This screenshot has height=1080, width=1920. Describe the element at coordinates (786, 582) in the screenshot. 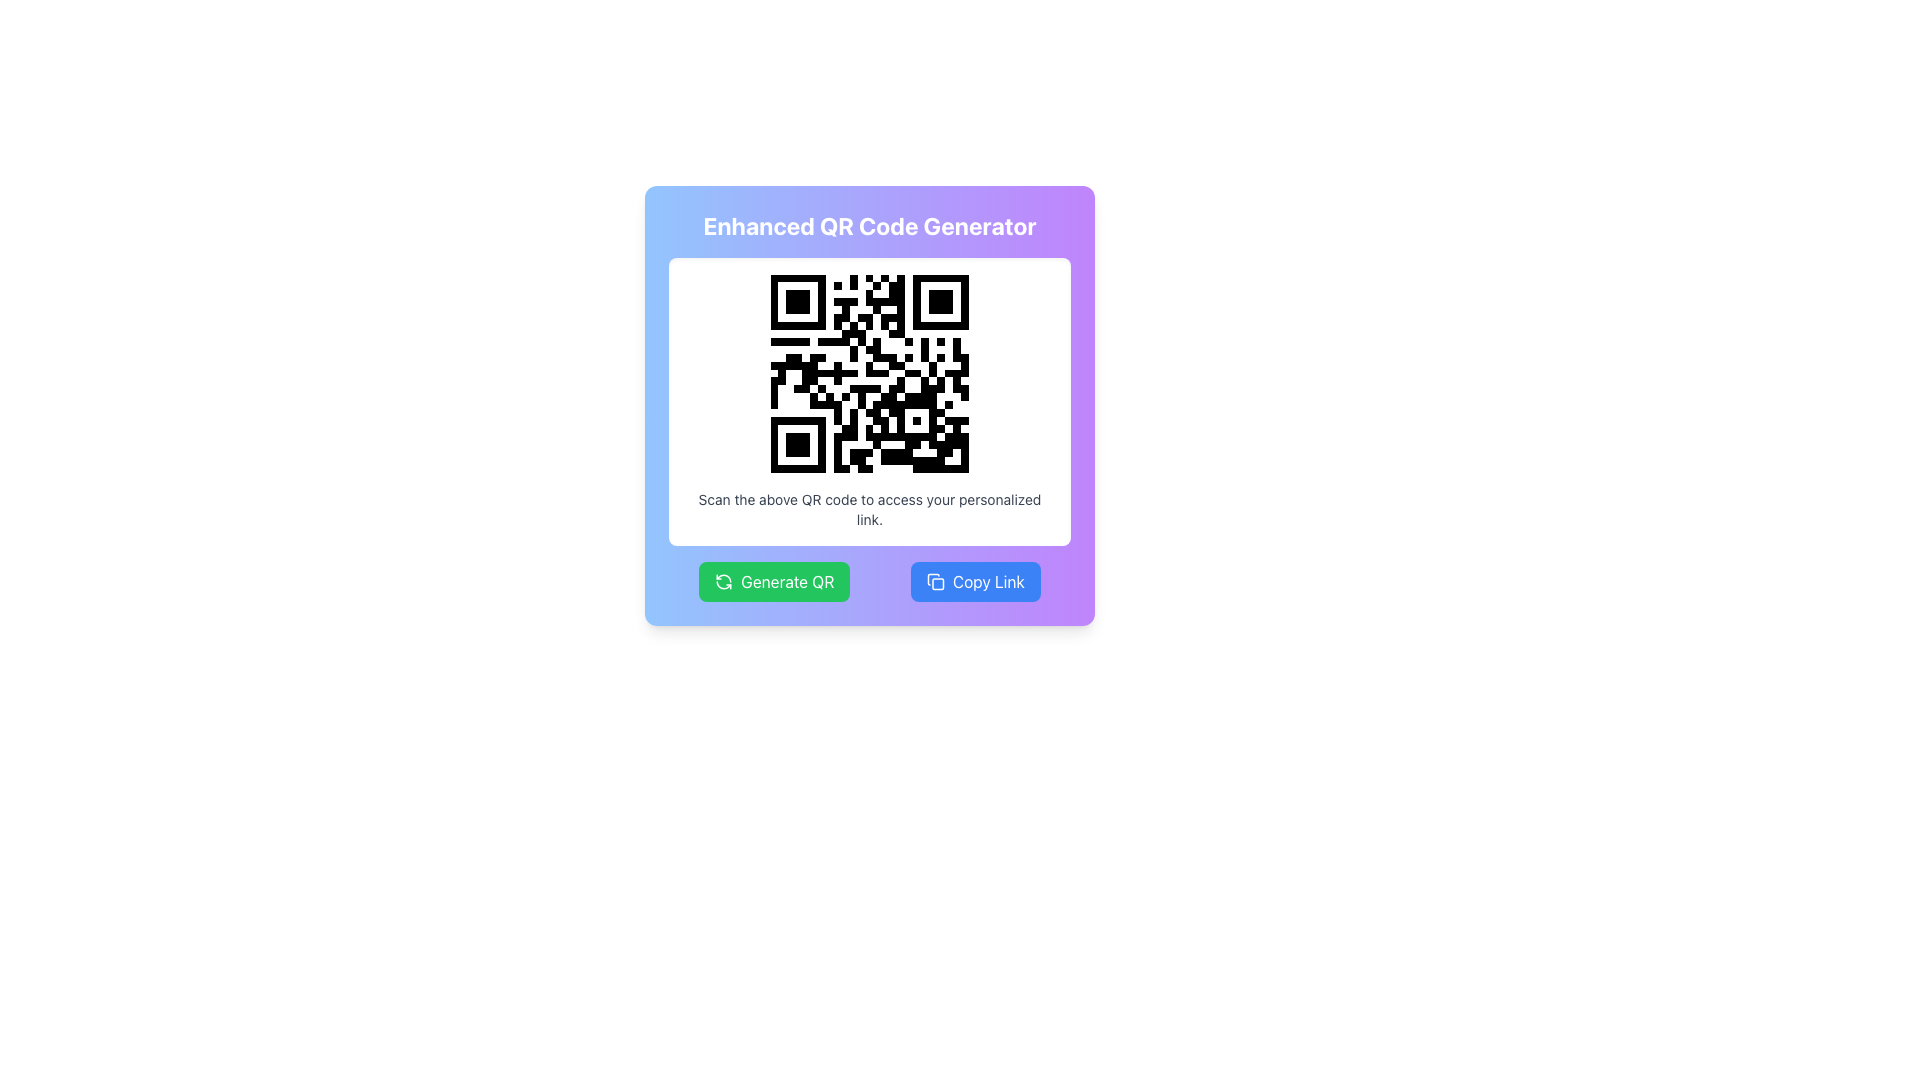

I see `the button labeled for QR code generation located at the bottom-left corner of the main card interface, which is the first button in a row of two buttons` at that location.